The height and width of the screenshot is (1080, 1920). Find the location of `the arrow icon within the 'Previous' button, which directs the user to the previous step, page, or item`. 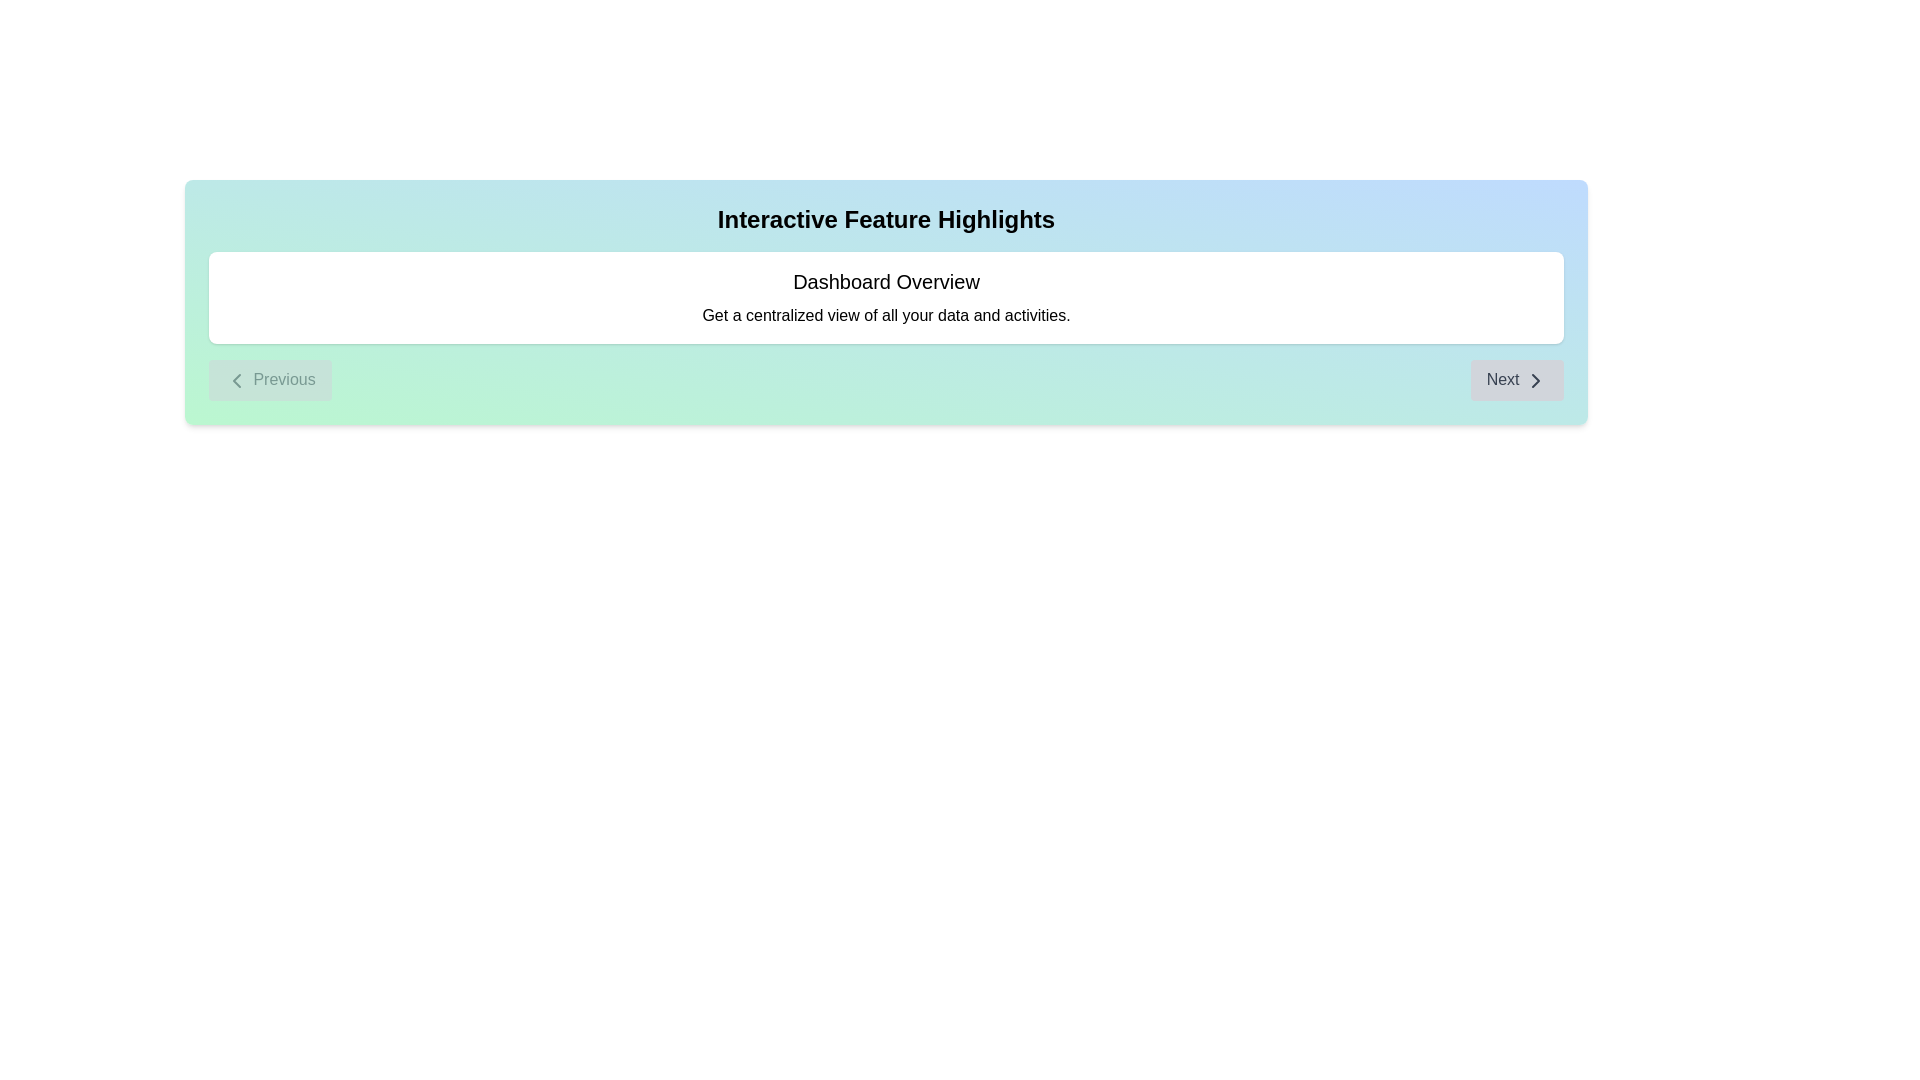

the arrow icon within the 'Previous' button, which directs the user to the previous step, page, or item is located at coordinates (236, 380).